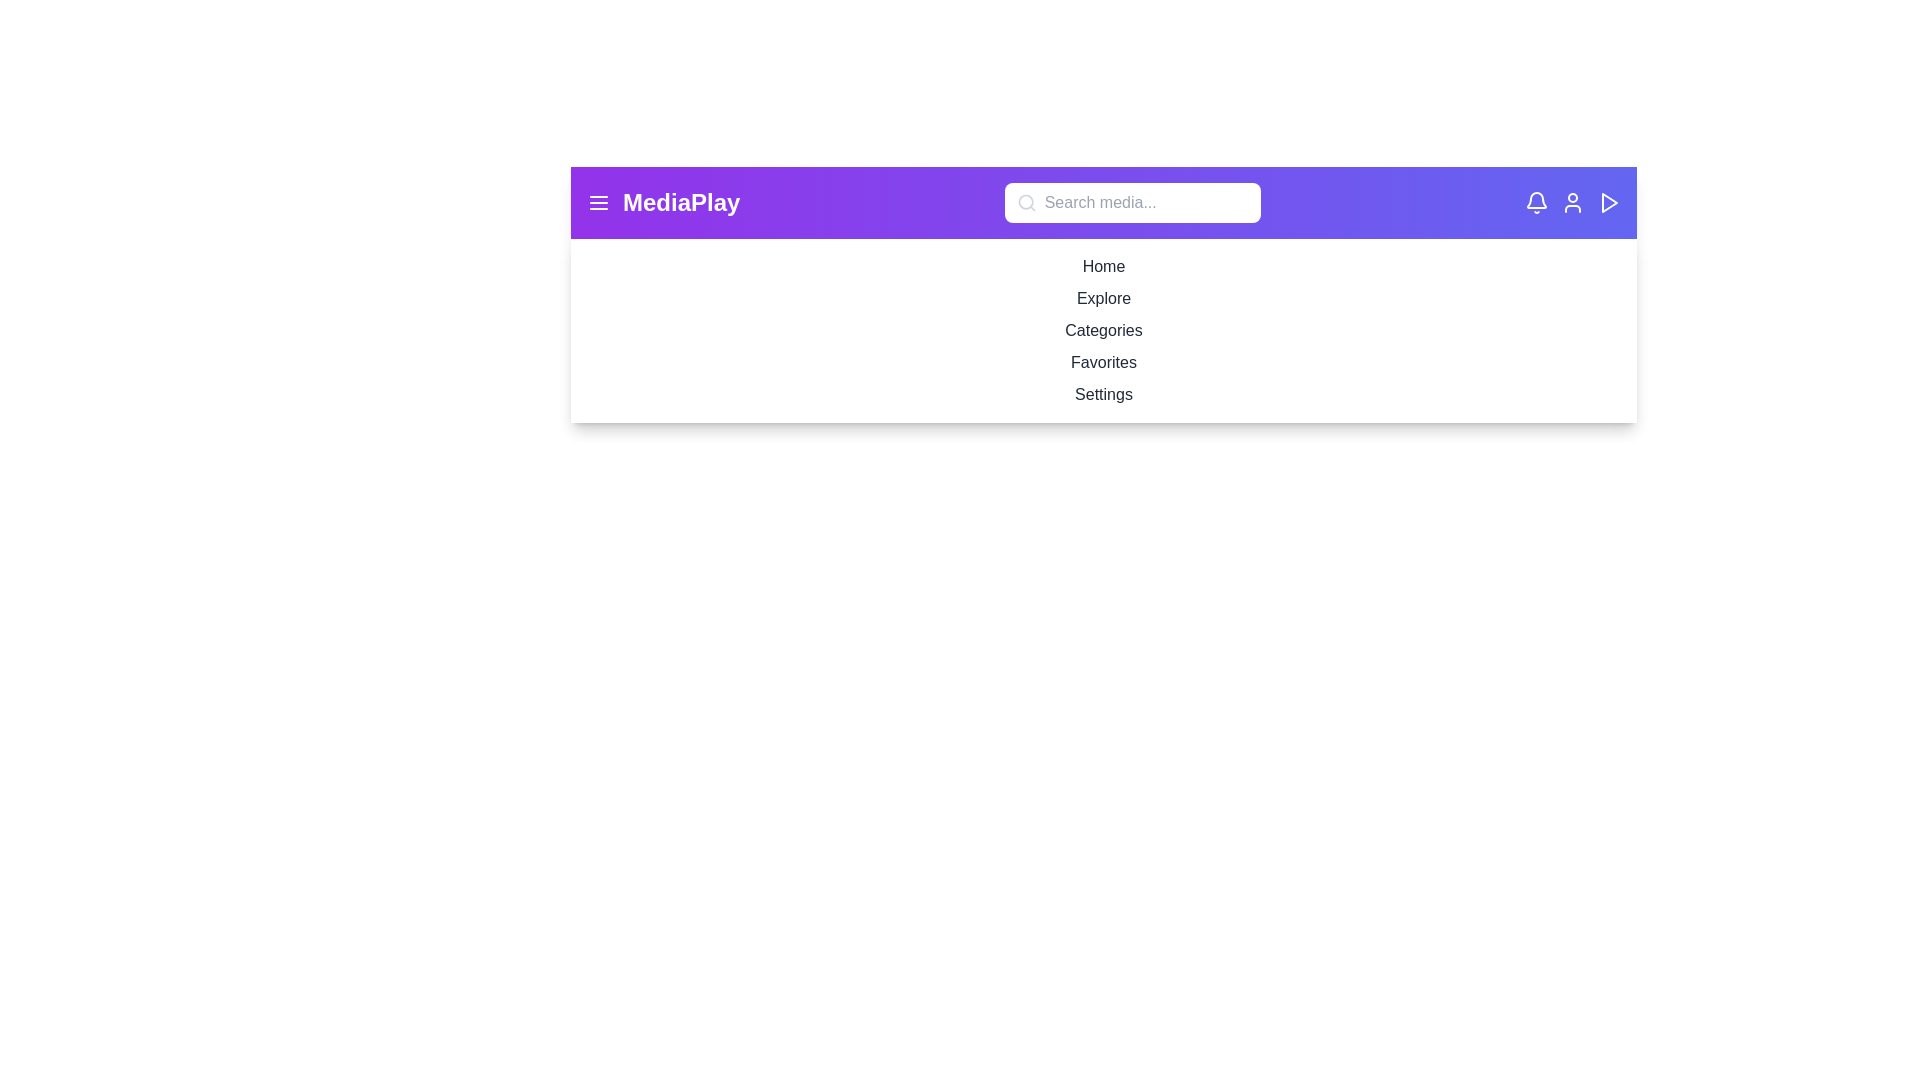  I want to click on the text input box with placeholder text 'Search media...' located in the top section of the interface, next to 'MediaPlay', so click(1132, 203).